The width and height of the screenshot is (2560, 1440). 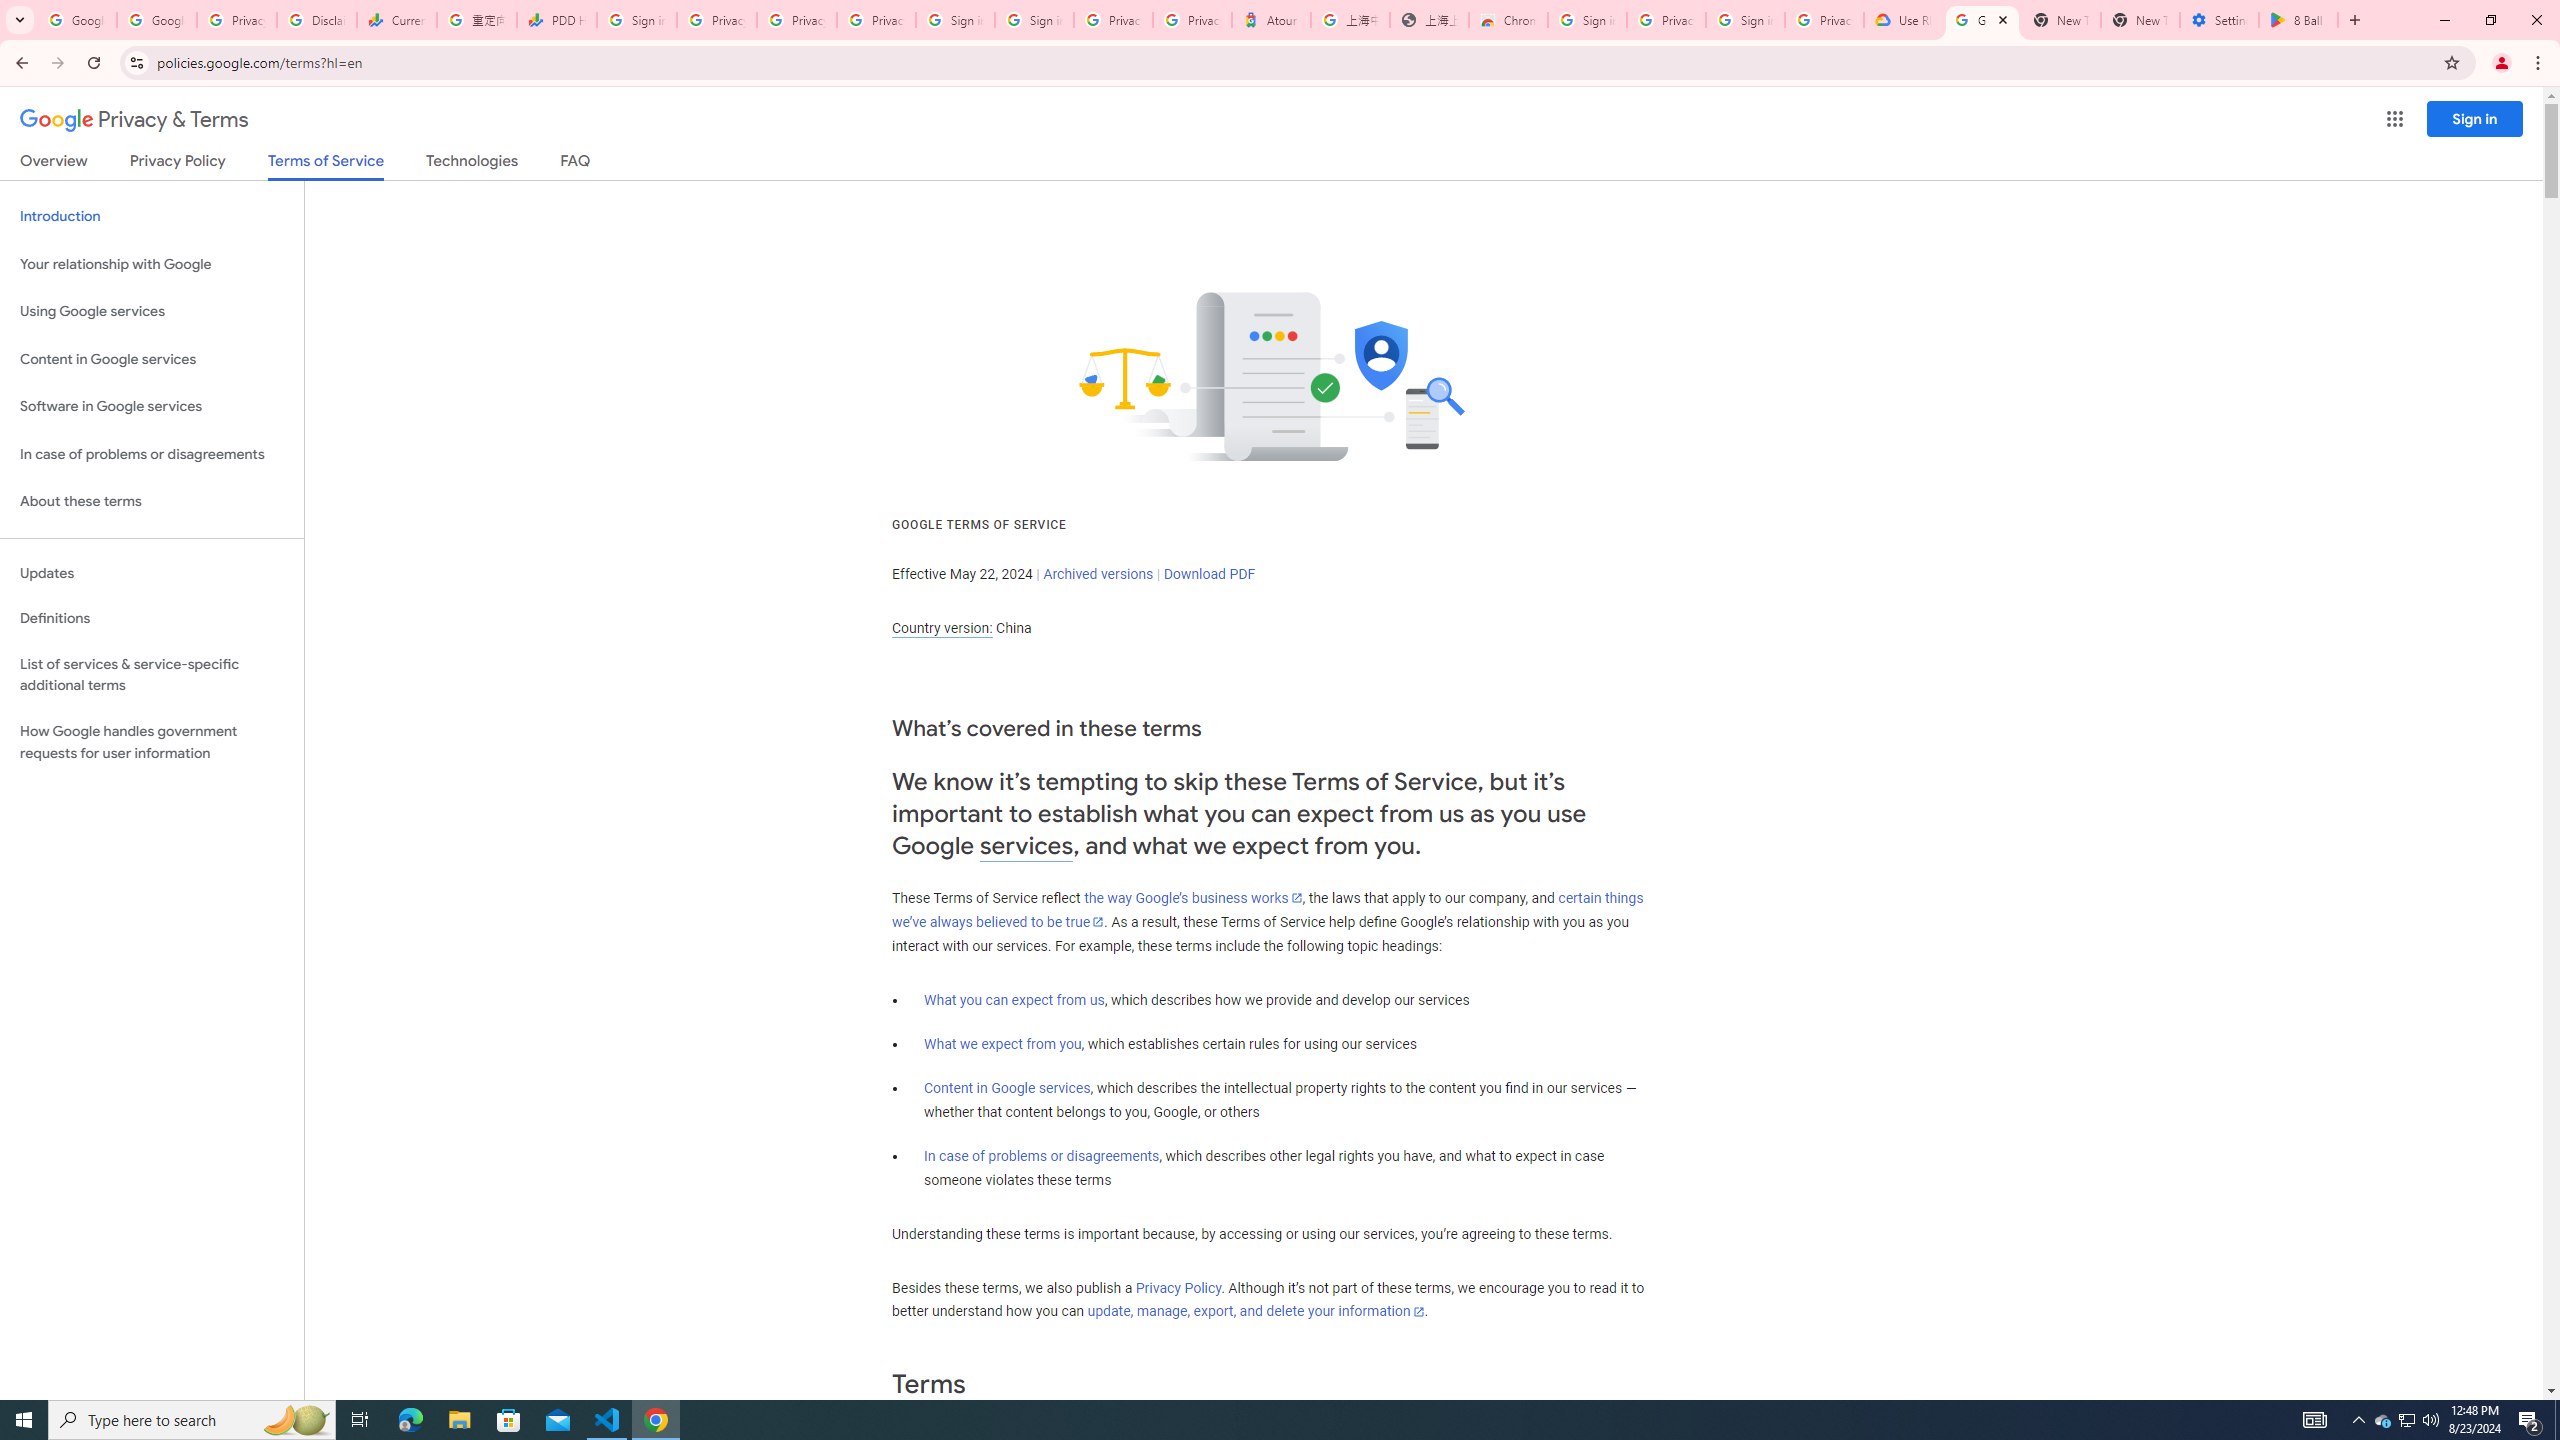 What do you see at coordinates (76, 19) in the screenshot?
I see `'Google Workspace Admin Community'` at bounding box center [76, 19].